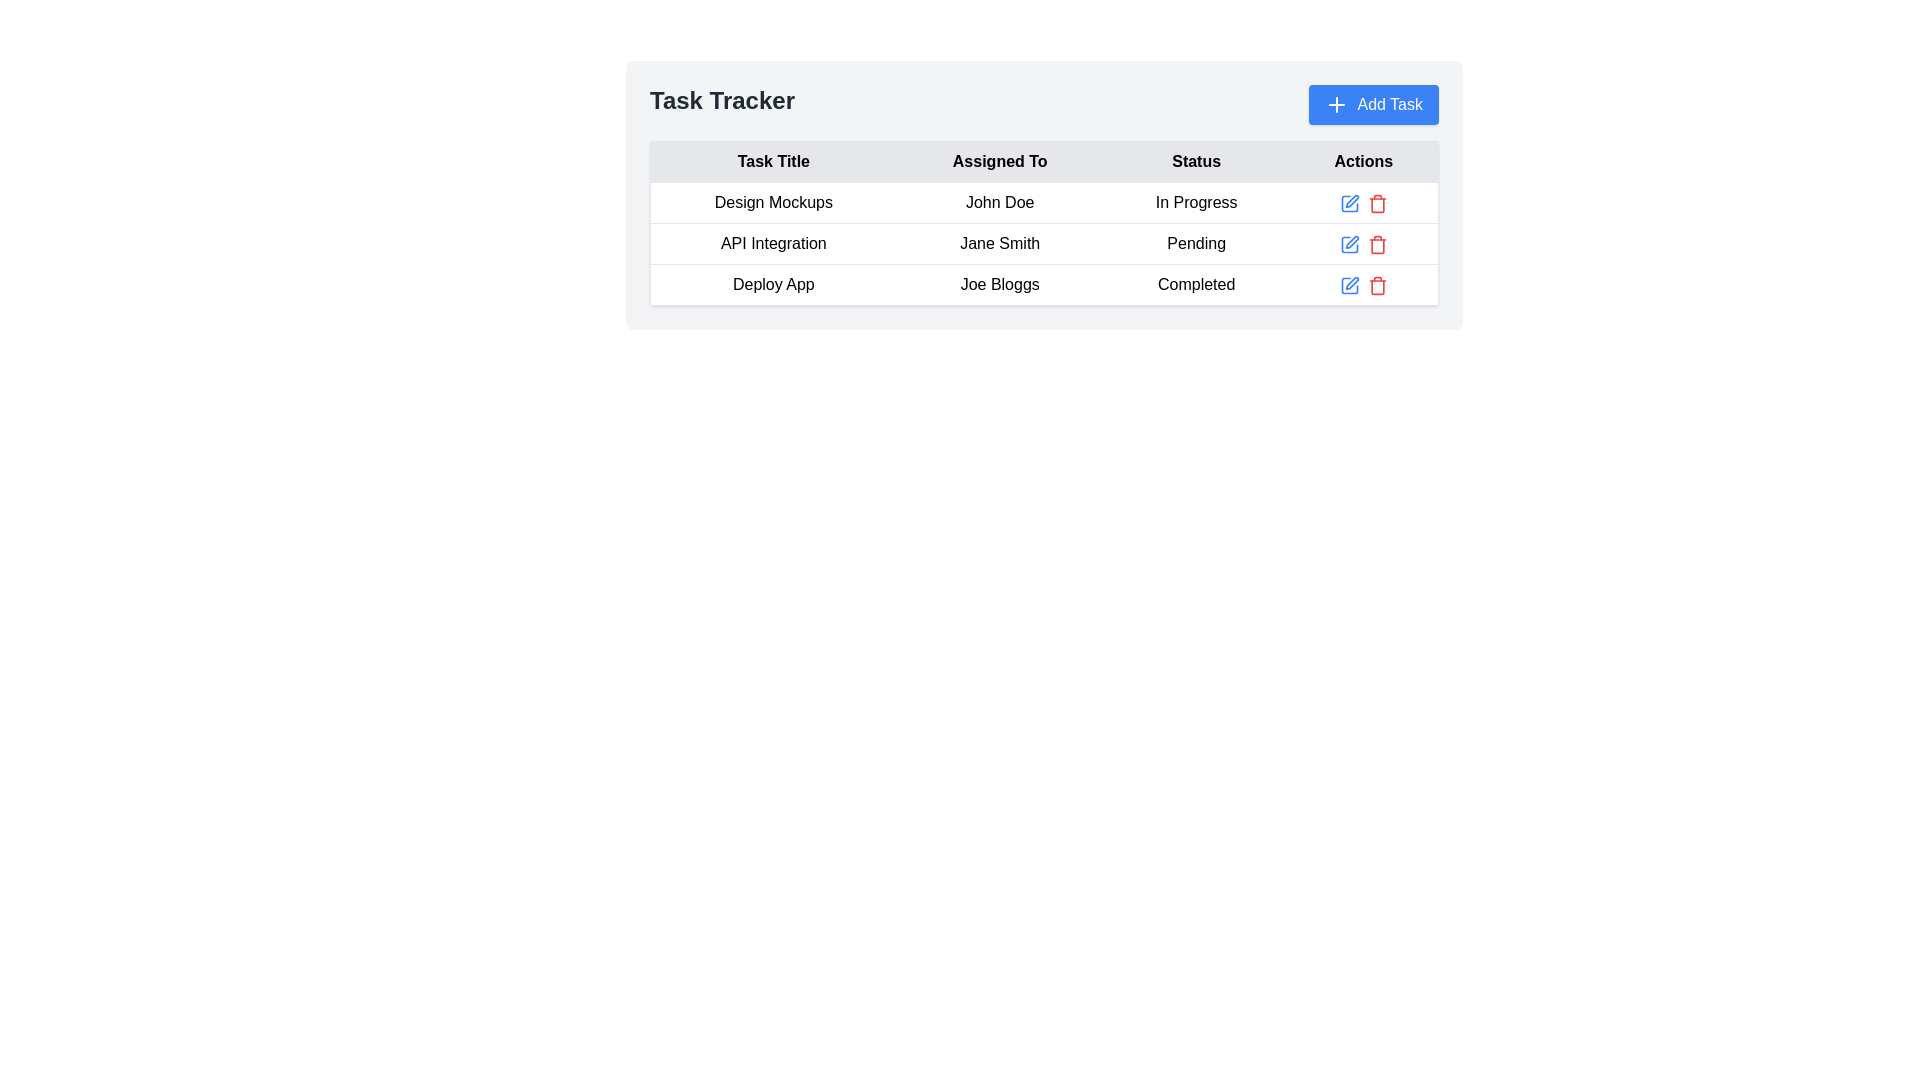  Describe the element at coordinates (1376, 203) in the screenshot. I see `keyboard navigation` at that location.